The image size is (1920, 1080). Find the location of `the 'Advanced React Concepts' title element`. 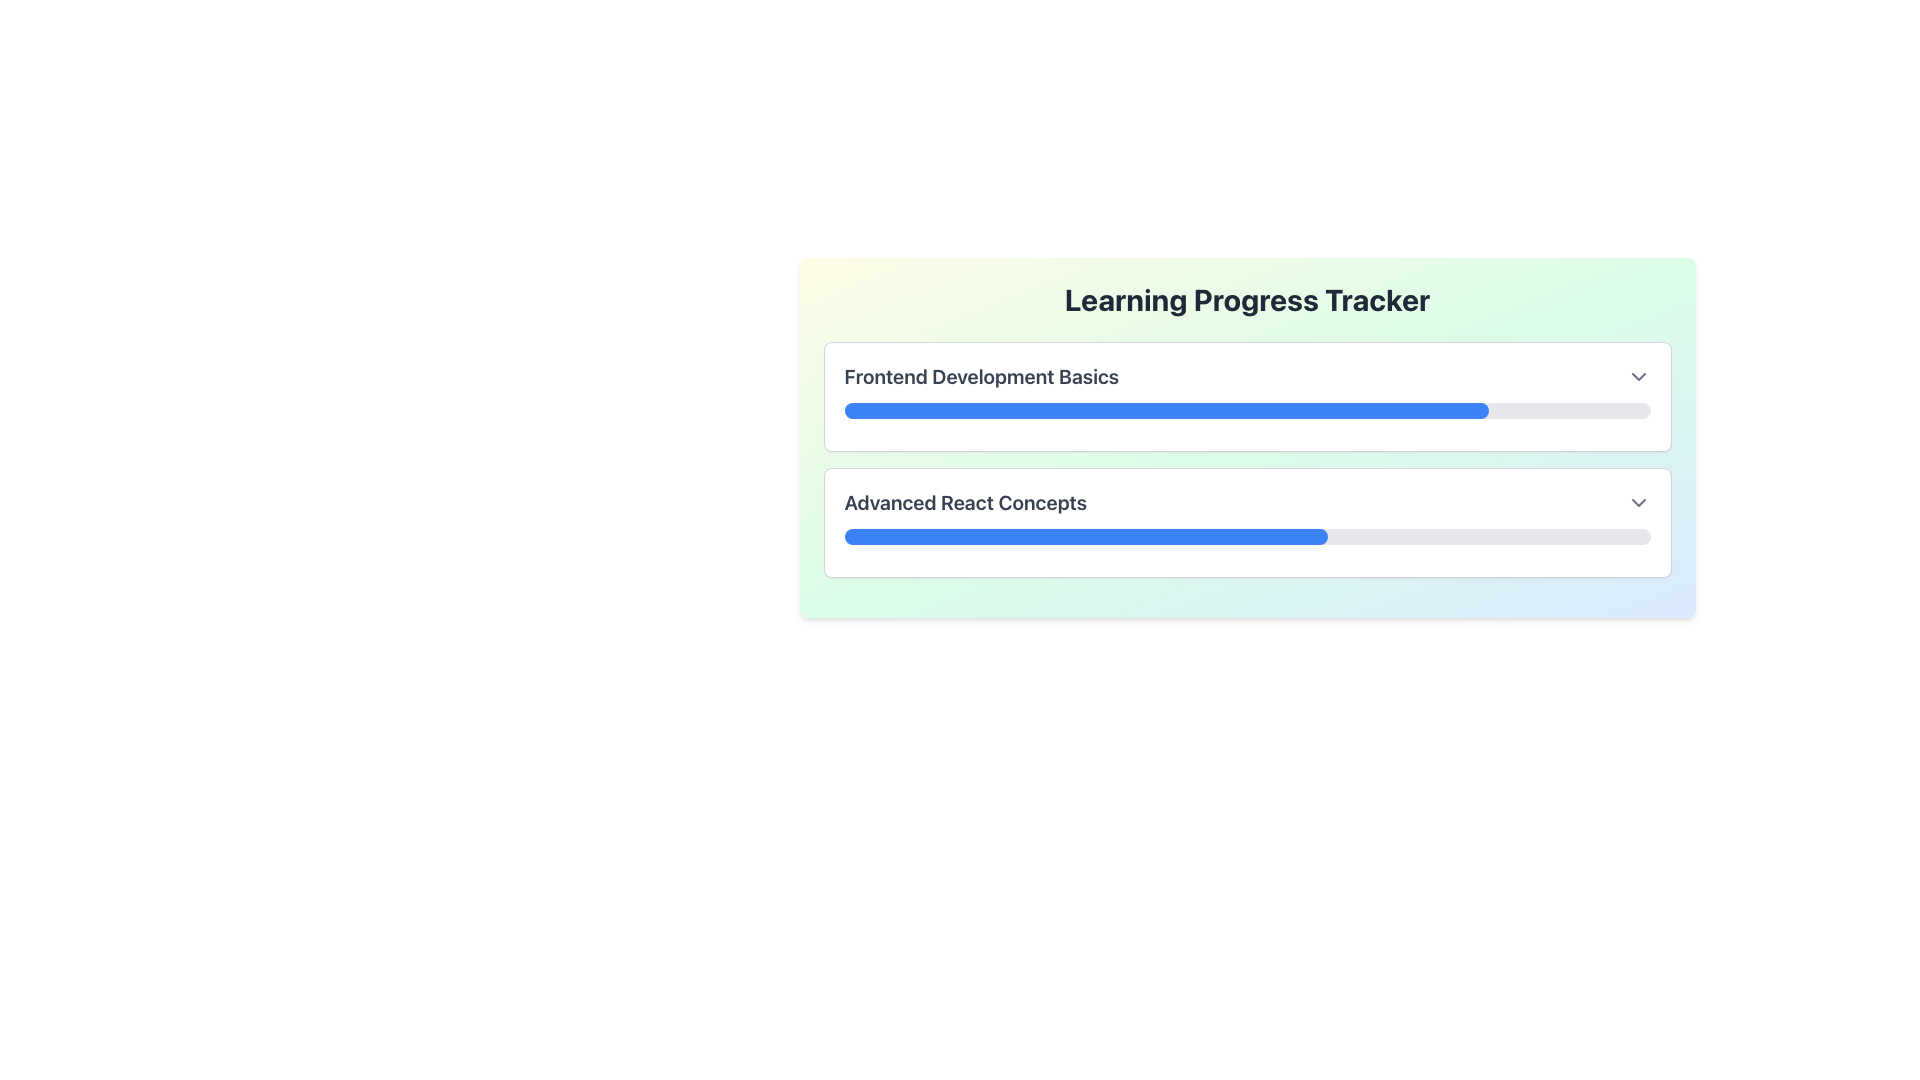

the 'Advanced React Concepts' title element is located at coordinates (965, 501).